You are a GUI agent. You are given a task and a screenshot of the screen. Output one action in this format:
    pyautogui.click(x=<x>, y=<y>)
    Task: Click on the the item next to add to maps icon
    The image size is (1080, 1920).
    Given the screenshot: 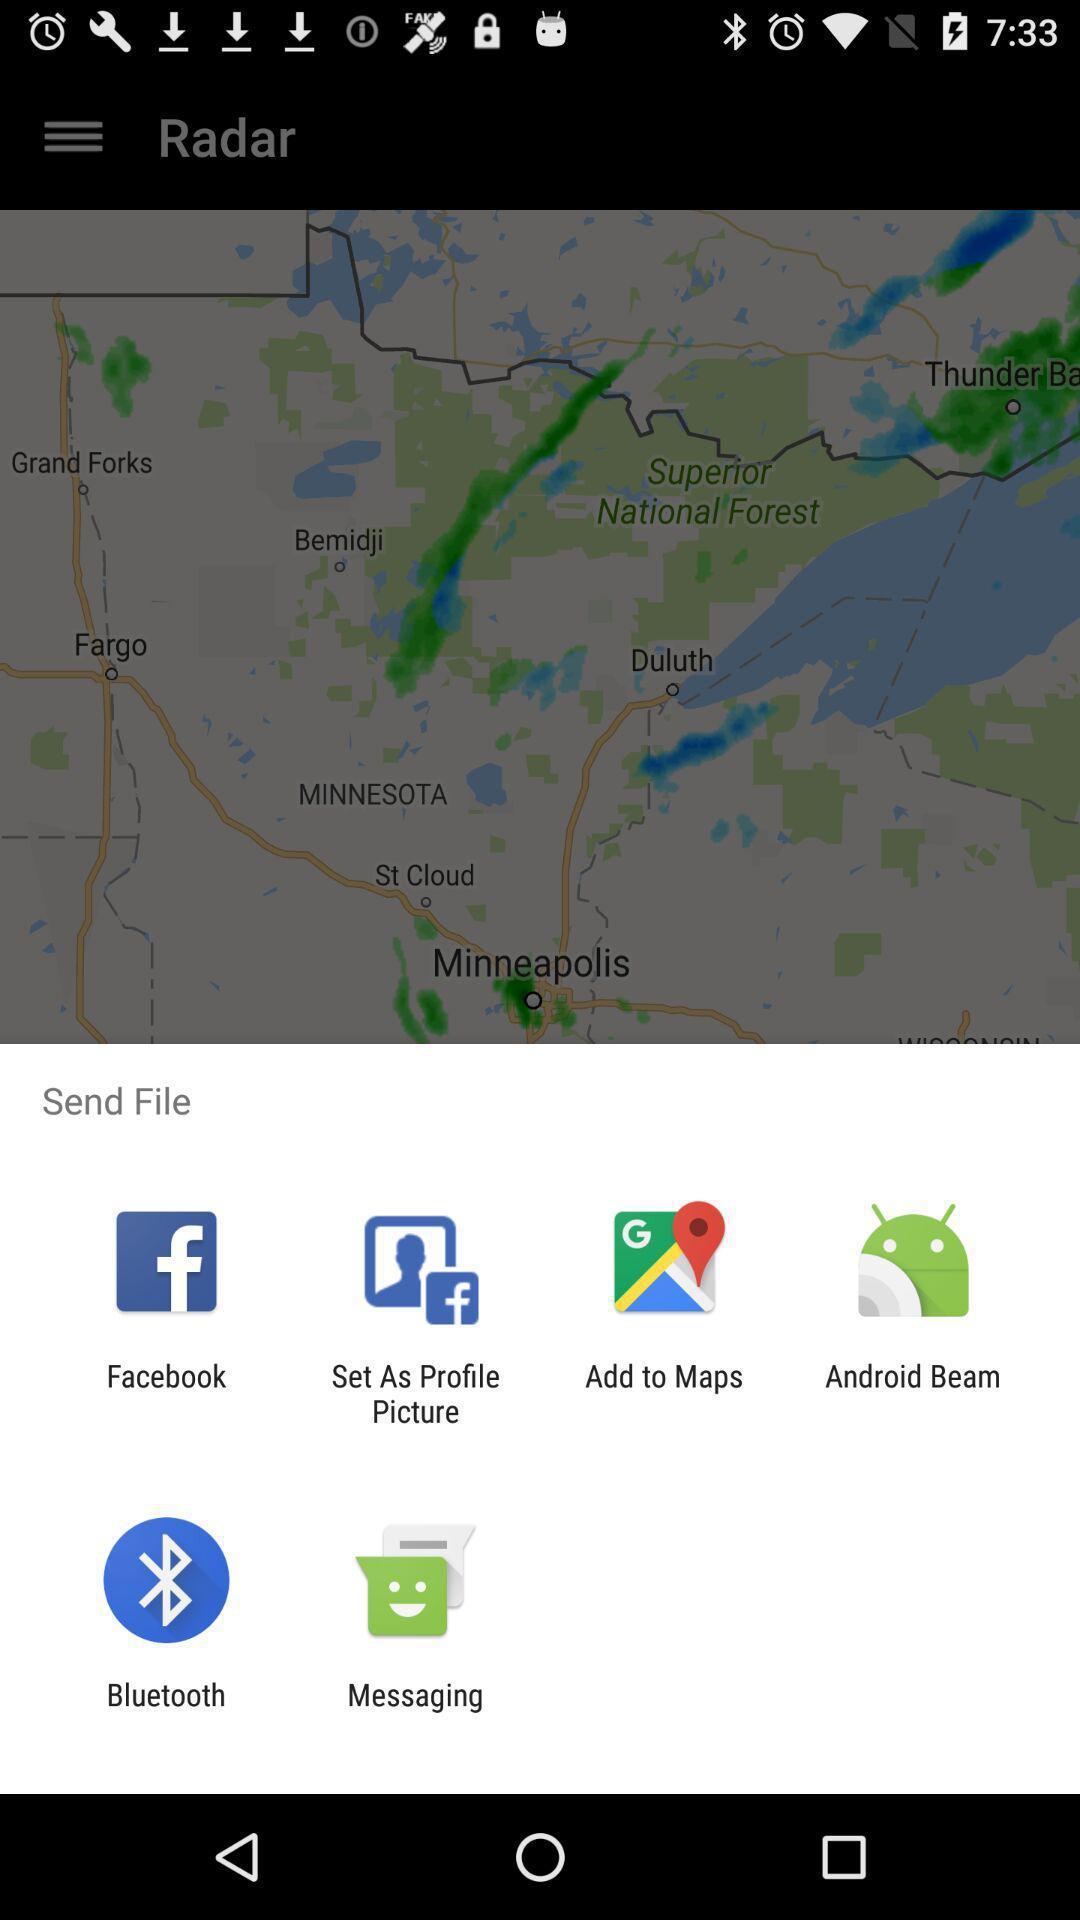 What is the action you would take?
    pyautogui.click(x=913, y=1392)
    